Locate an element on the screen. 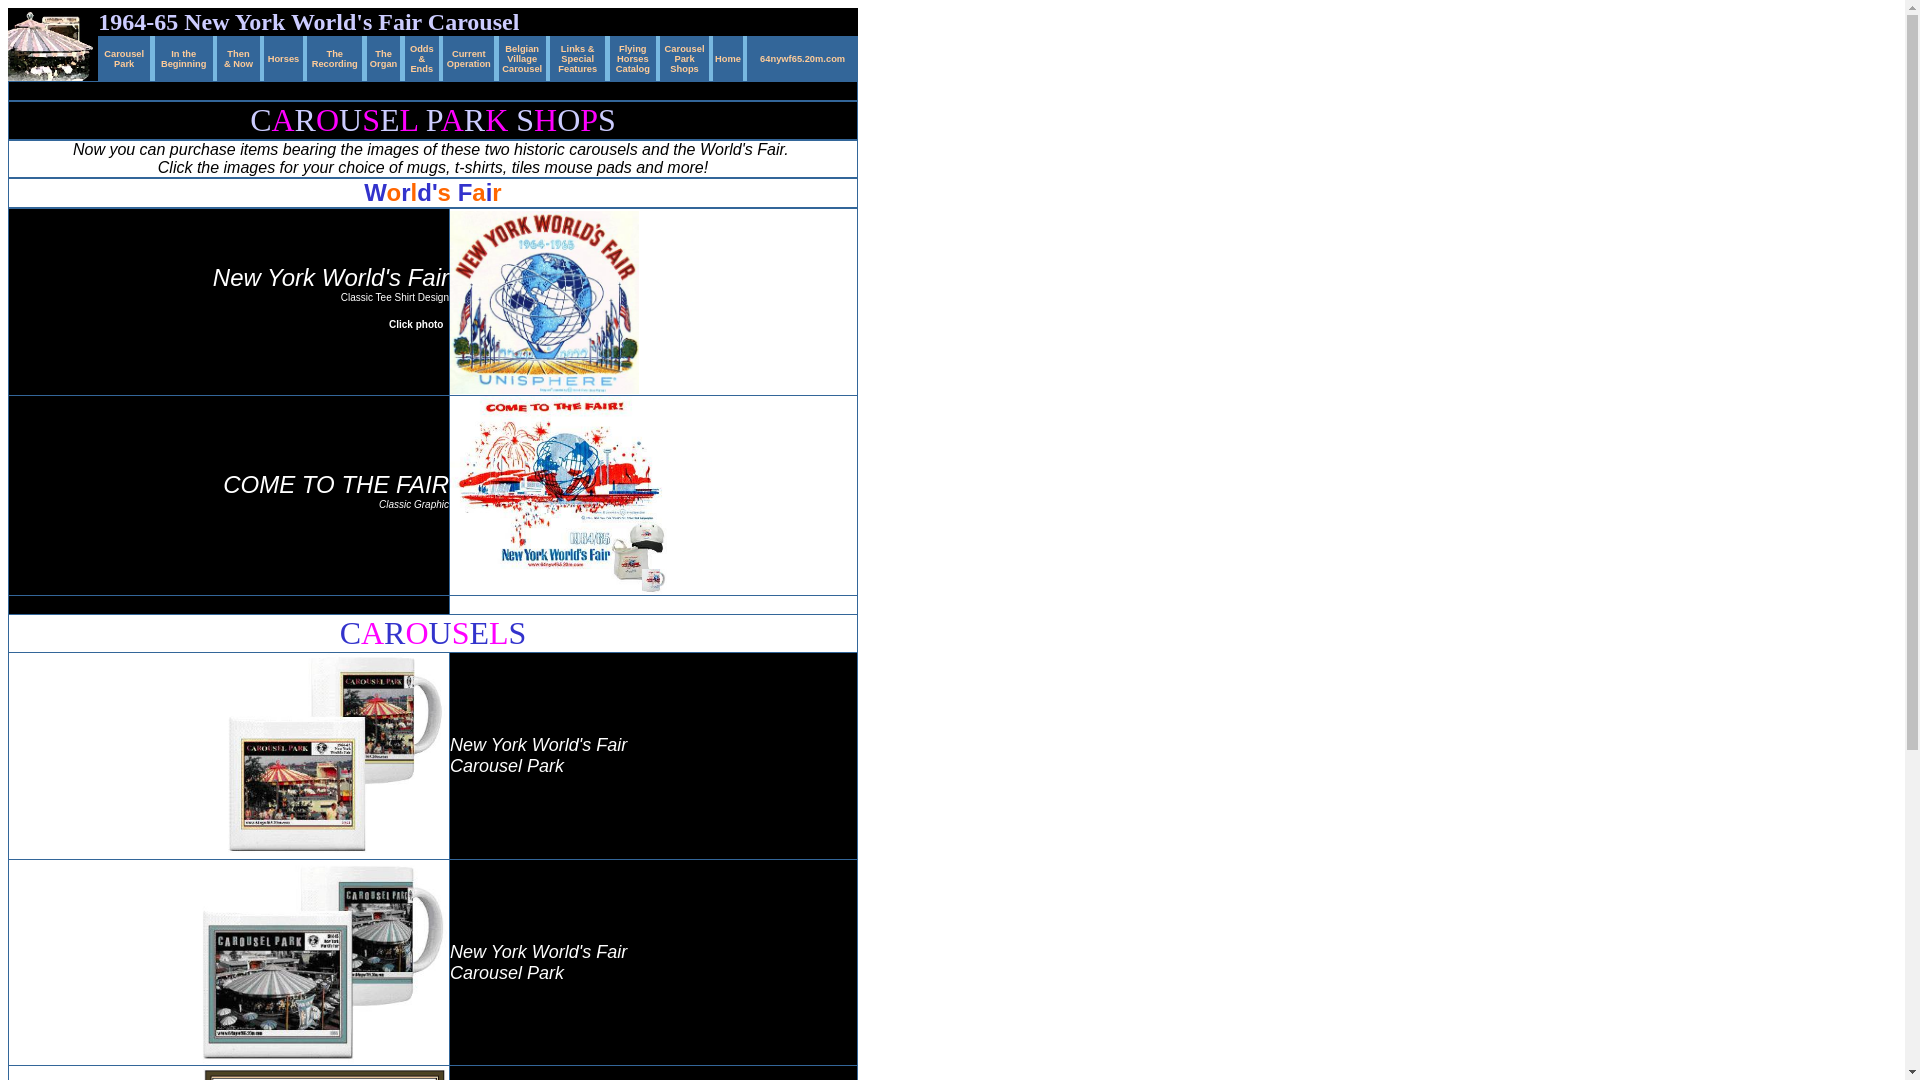 The width and height of the screenshot is (1920, 1080). 'Then is located at coordinates (238, 55).